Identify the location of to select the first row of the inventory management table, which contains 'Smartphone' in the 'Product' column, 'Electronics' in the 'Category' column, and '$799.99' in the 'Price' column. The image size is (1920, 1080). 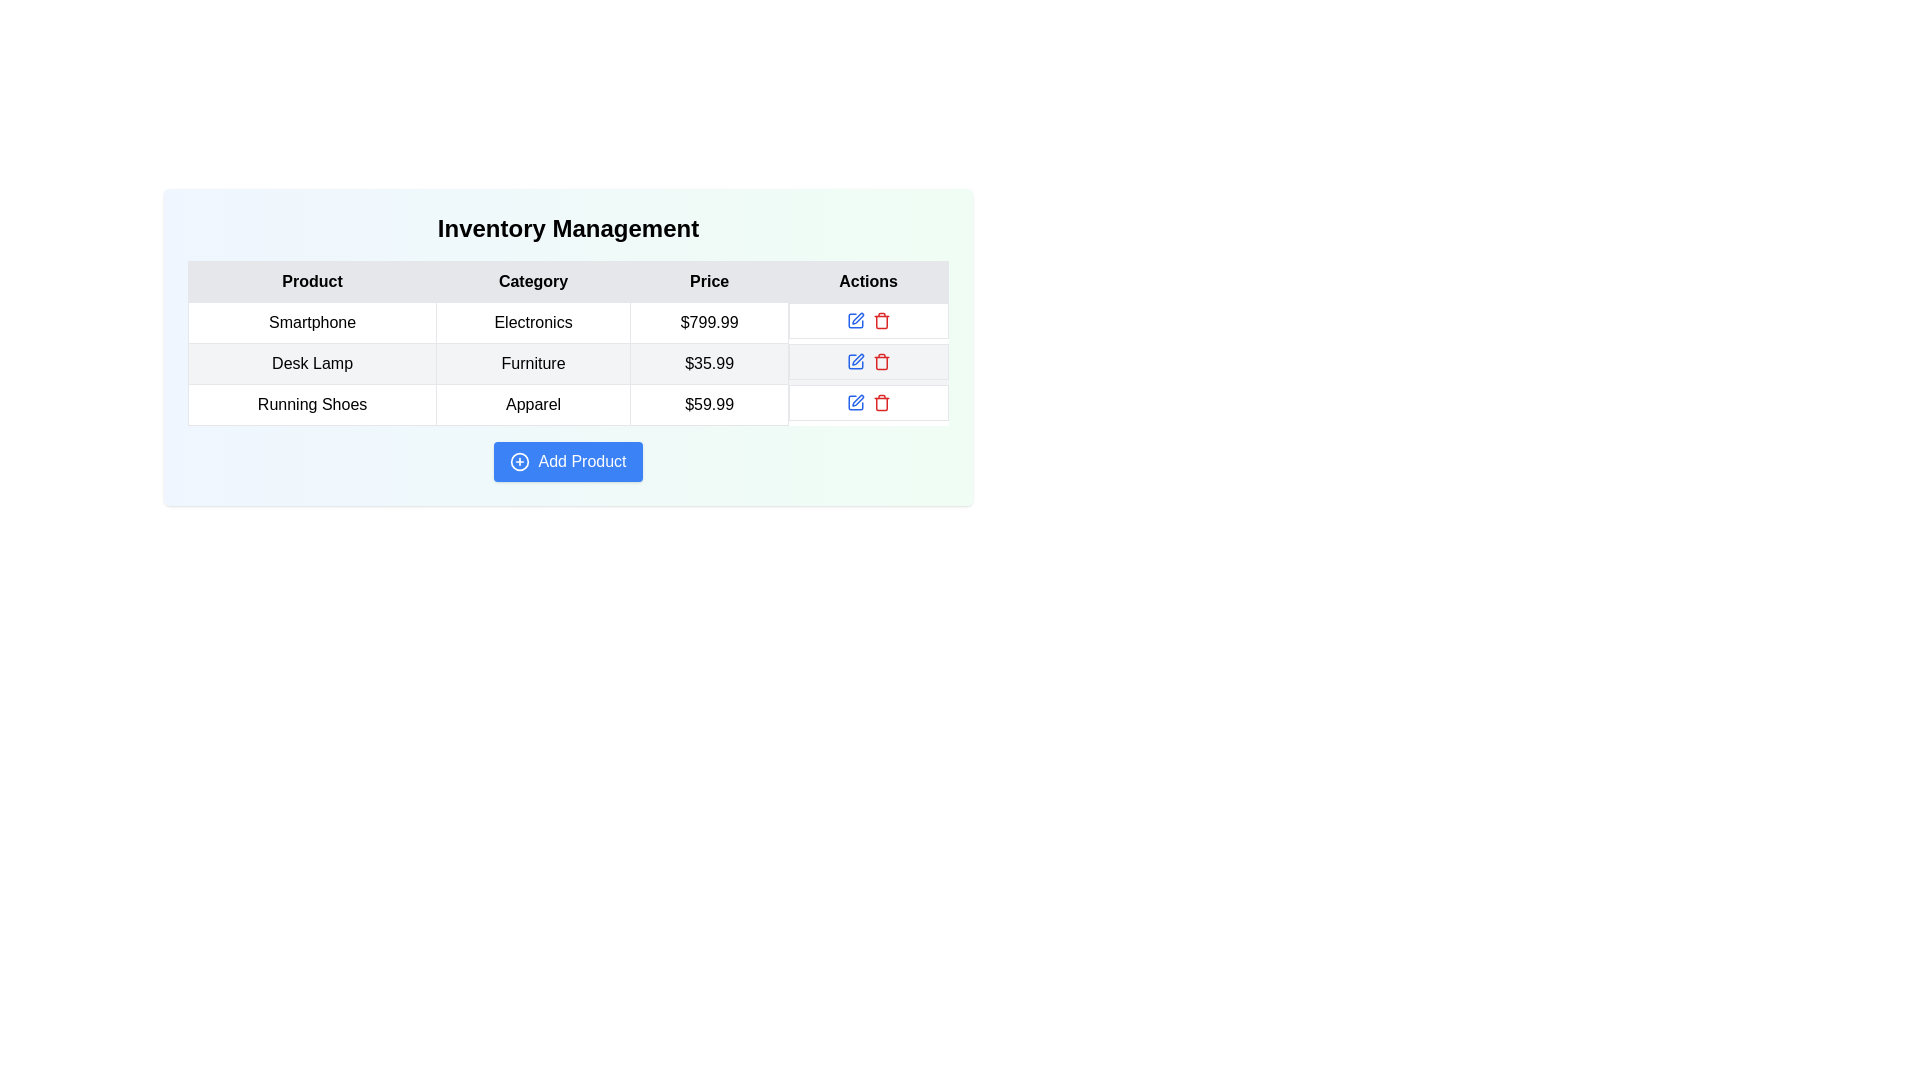
(567, 322).